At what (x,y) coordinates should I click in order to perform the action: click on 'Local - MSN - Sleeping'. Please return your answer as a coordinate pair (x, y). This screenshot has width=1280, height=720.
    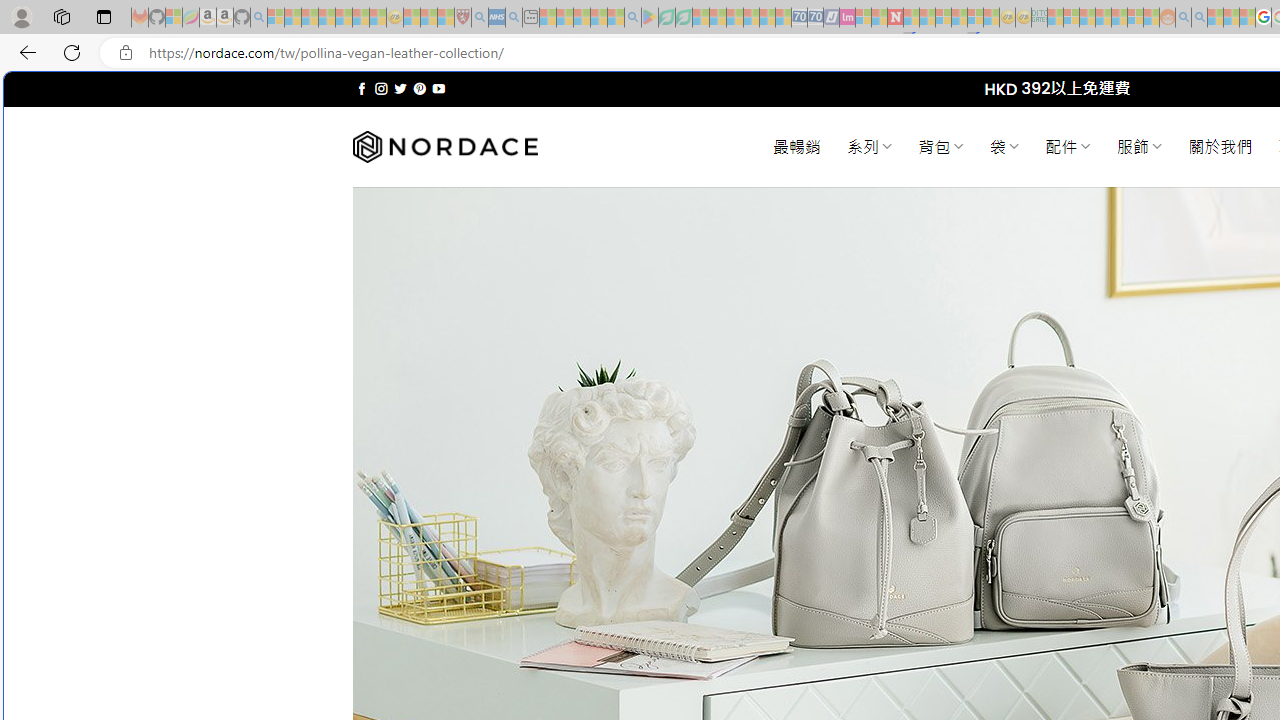
    Looking at the image, I should click on (445, 17).